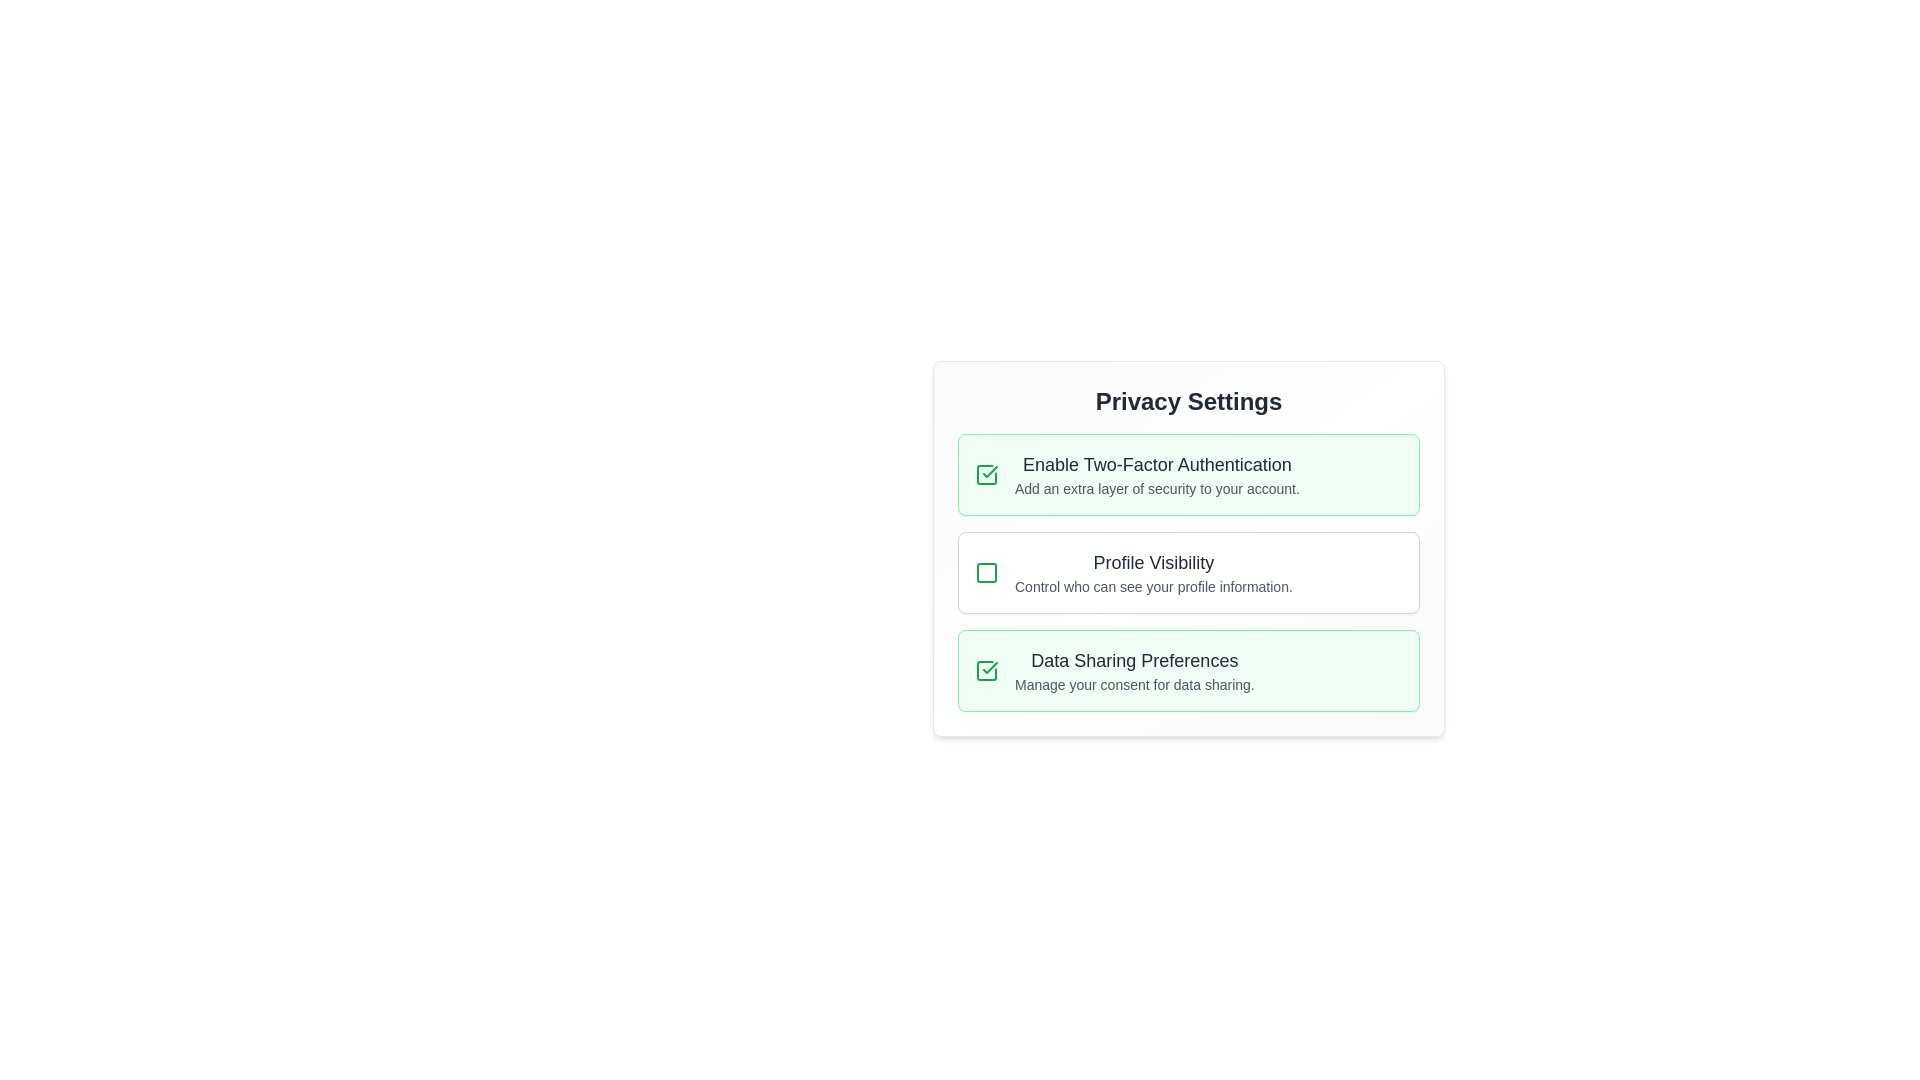 The image size is (1920, 1080). Describe the element at coordinates (1157, 465) in the screenshot. I see `the bolded text label reading 'Enable Two-Factor Authentication' located in the privacy settings panel, above the smaller descriptive text` at that location.